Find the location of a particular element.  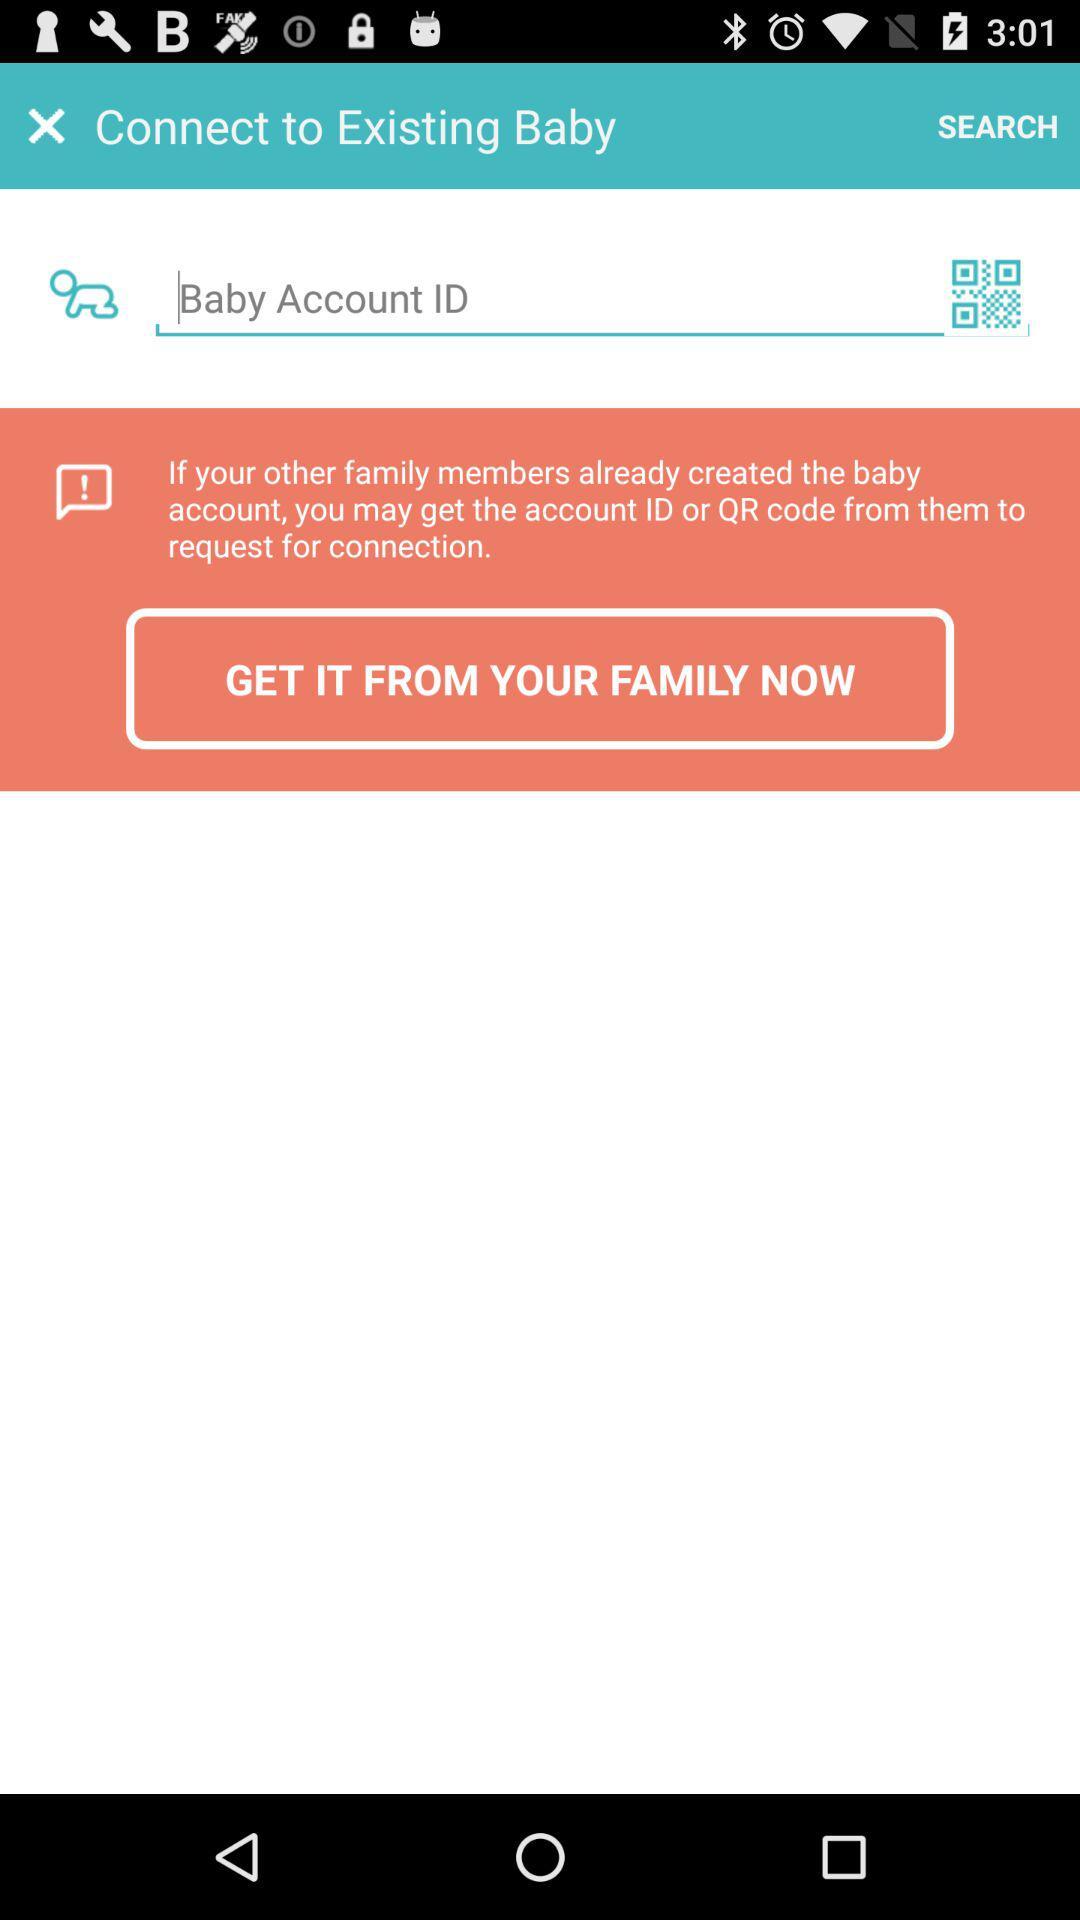

qr code is located at coordinates (985, 292).